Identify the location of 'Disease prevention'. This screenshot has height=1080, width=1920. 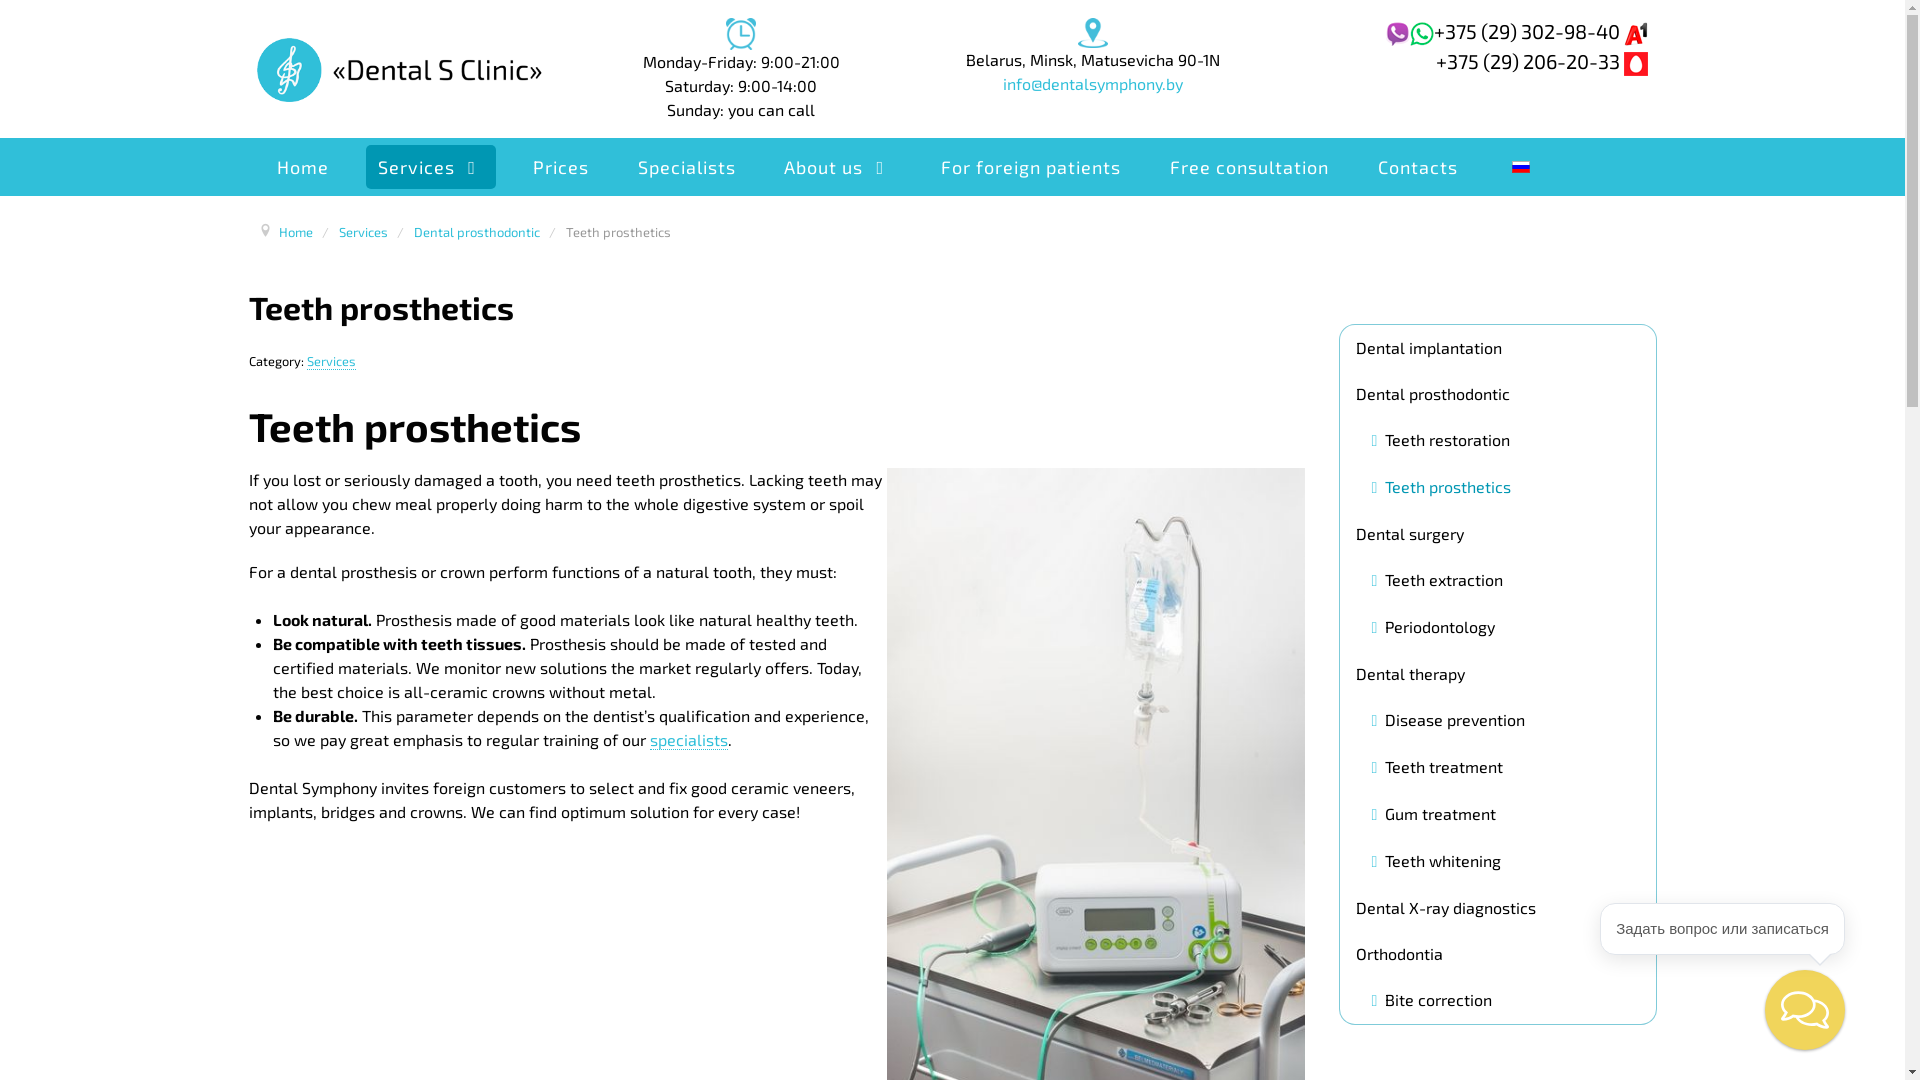
(1449, 718).